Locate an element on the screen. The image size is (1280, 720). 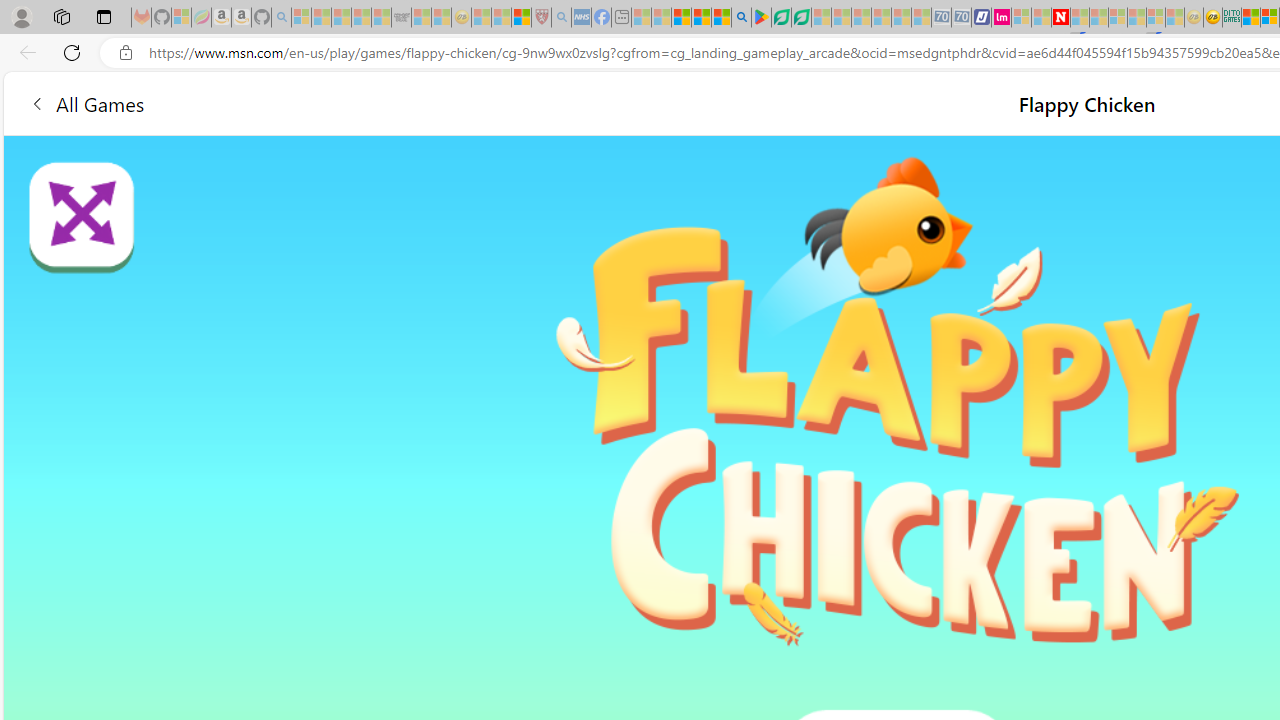
'All Games' is located at coordinates (85, 103).